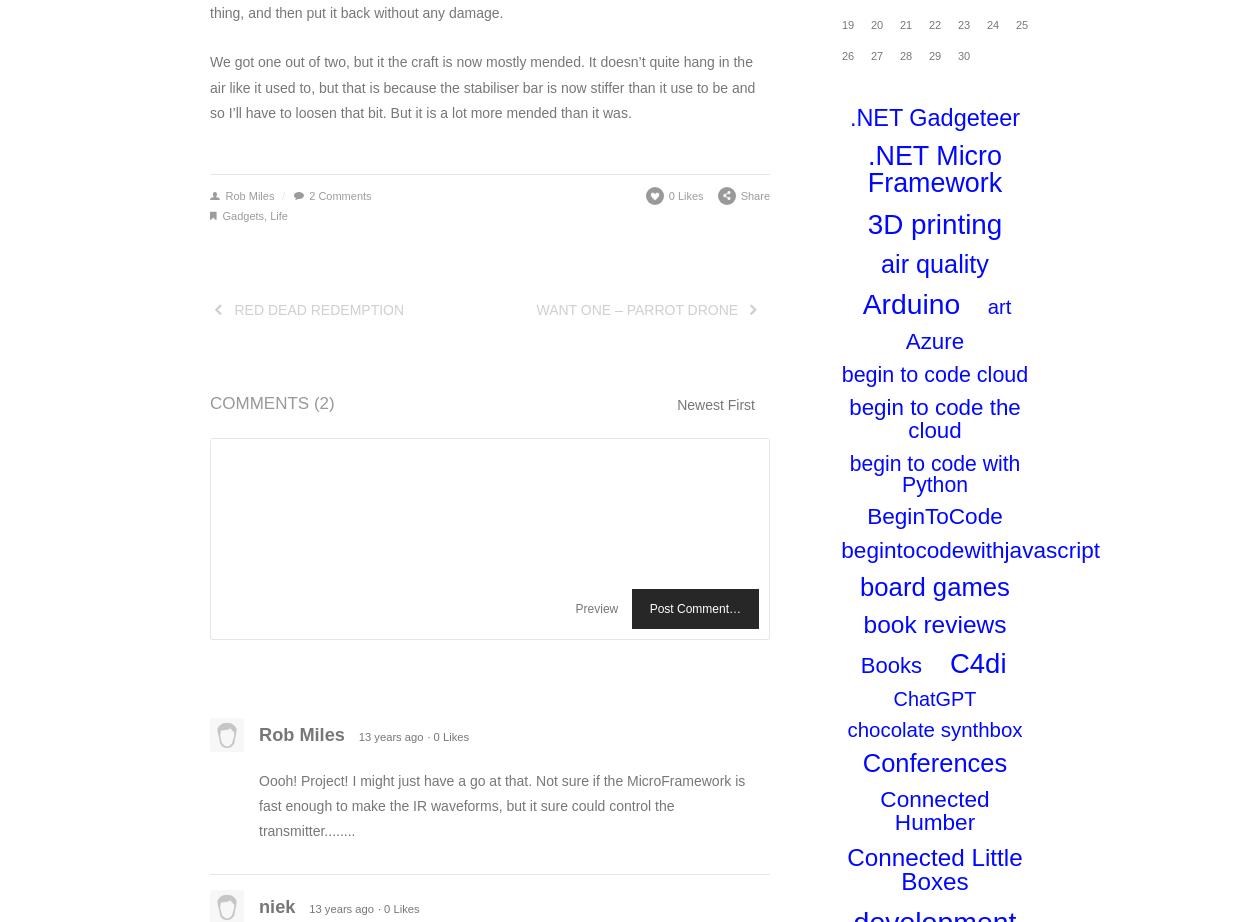 This screenshot has width=1250, height=922. Describe the element at coordinates (848, 472) in the screenshot. I see `'begin to code with Python'` at that location.